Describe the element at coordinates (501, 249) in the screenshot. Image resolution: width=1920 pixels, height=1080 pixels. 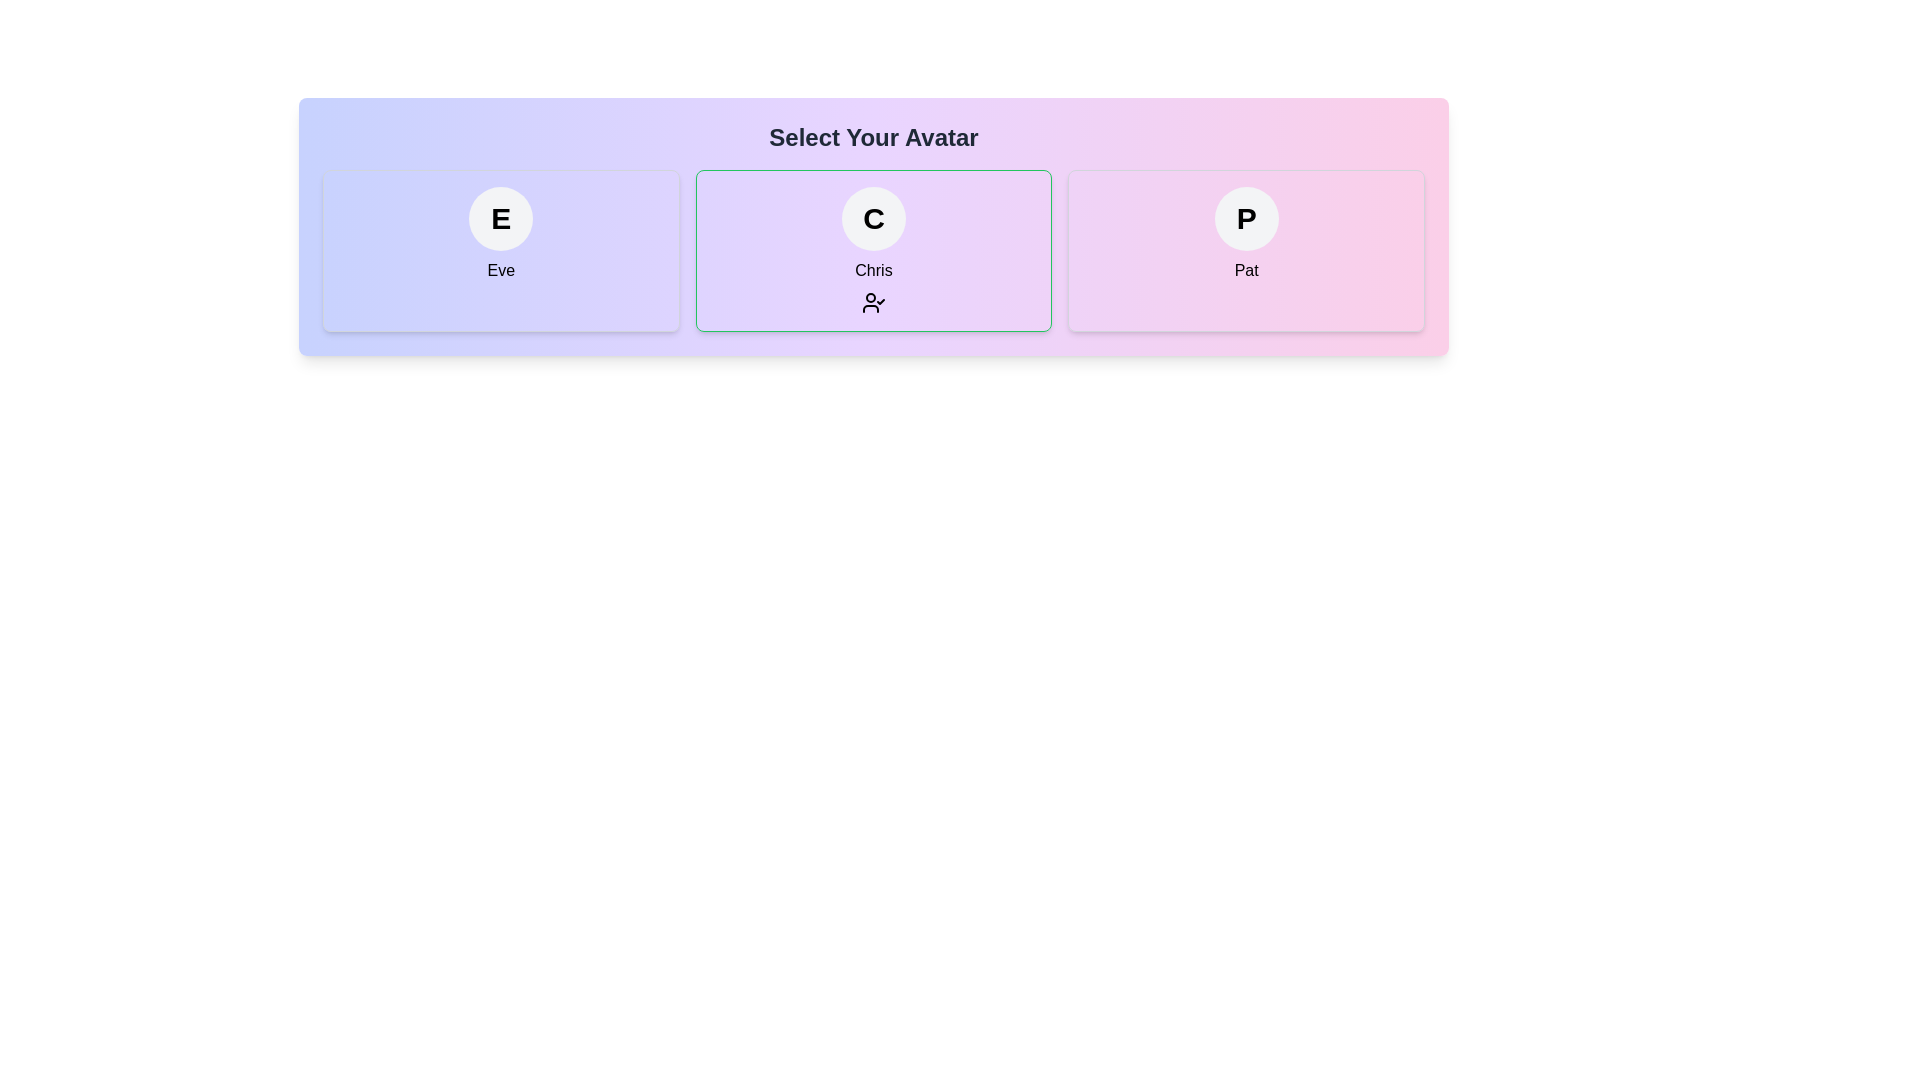
I see `the avatar named Eve` at that location.